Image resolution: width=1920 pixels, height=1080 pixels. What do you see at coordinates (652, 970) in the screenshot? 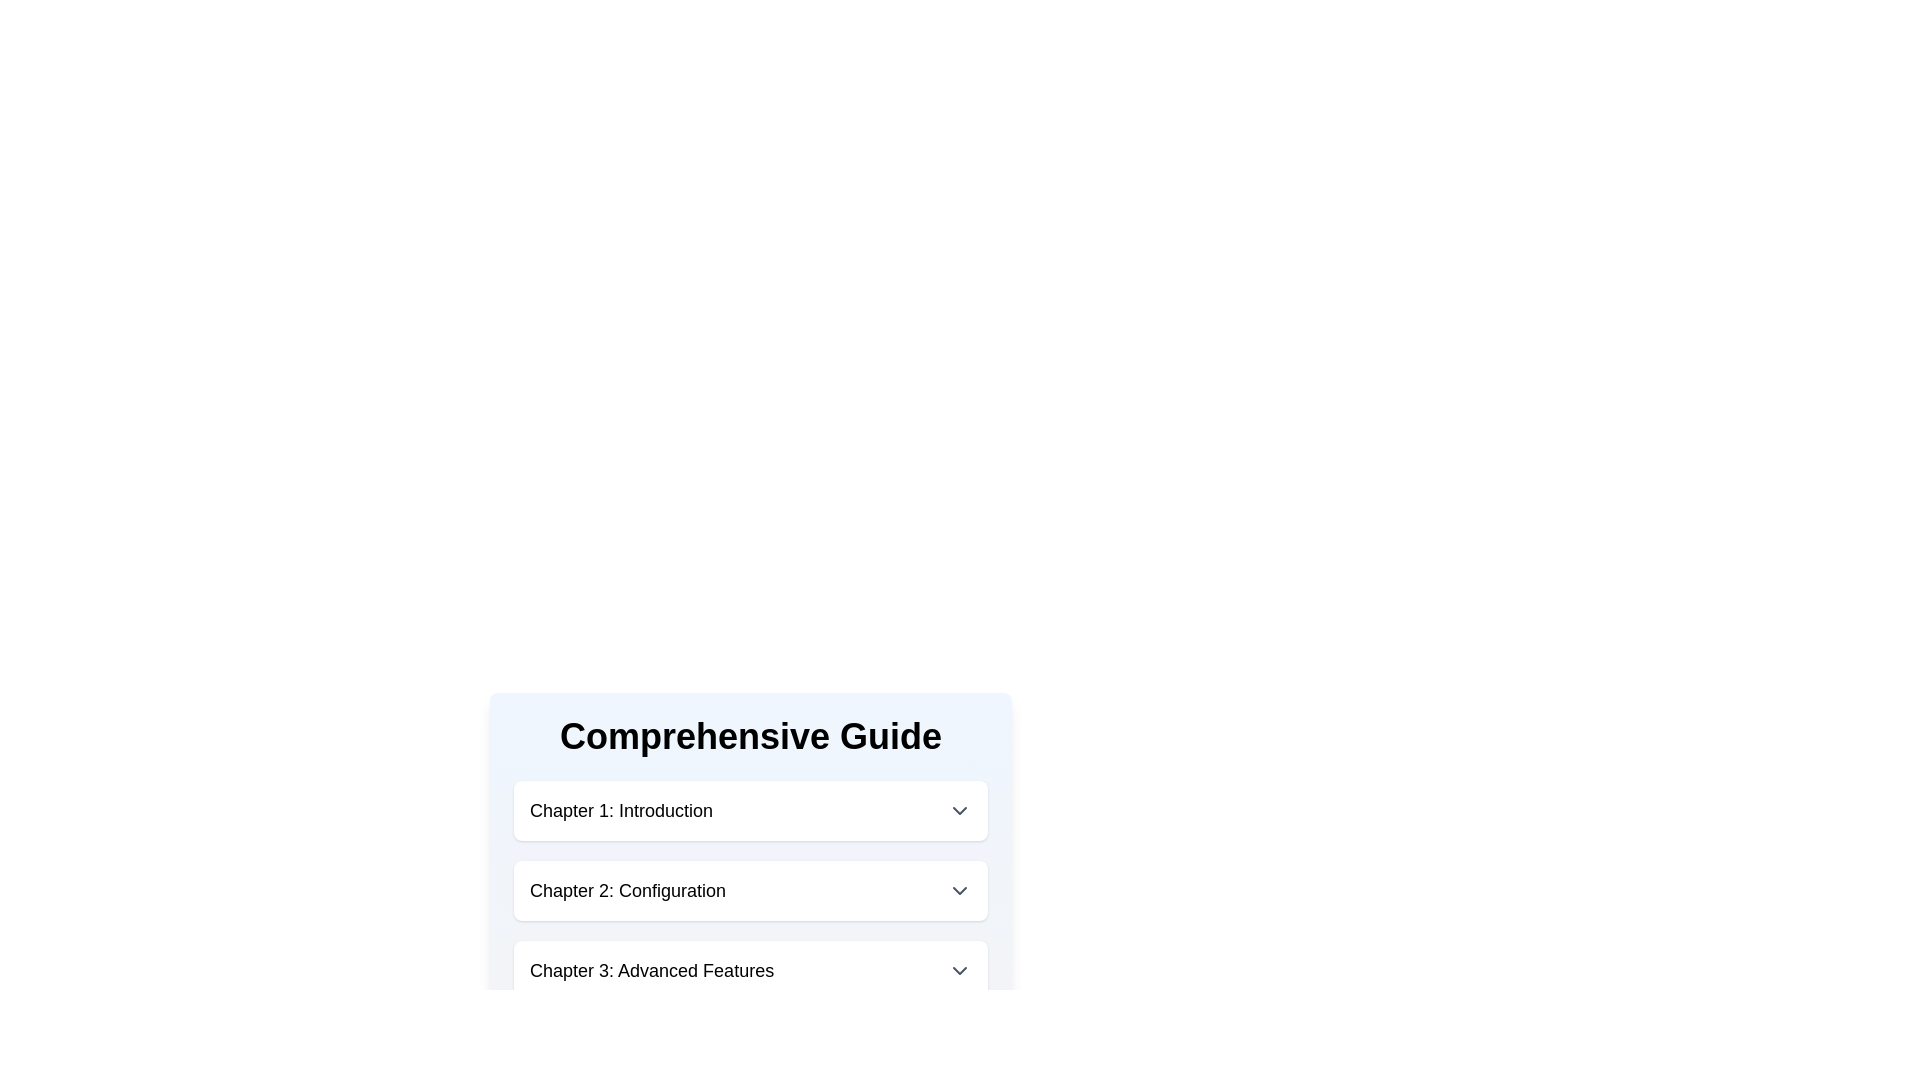
I see `the text label displaying 'Chapter 3: Advanced Features' which is part of a dropdown menu` at bounding box center [652, 970].